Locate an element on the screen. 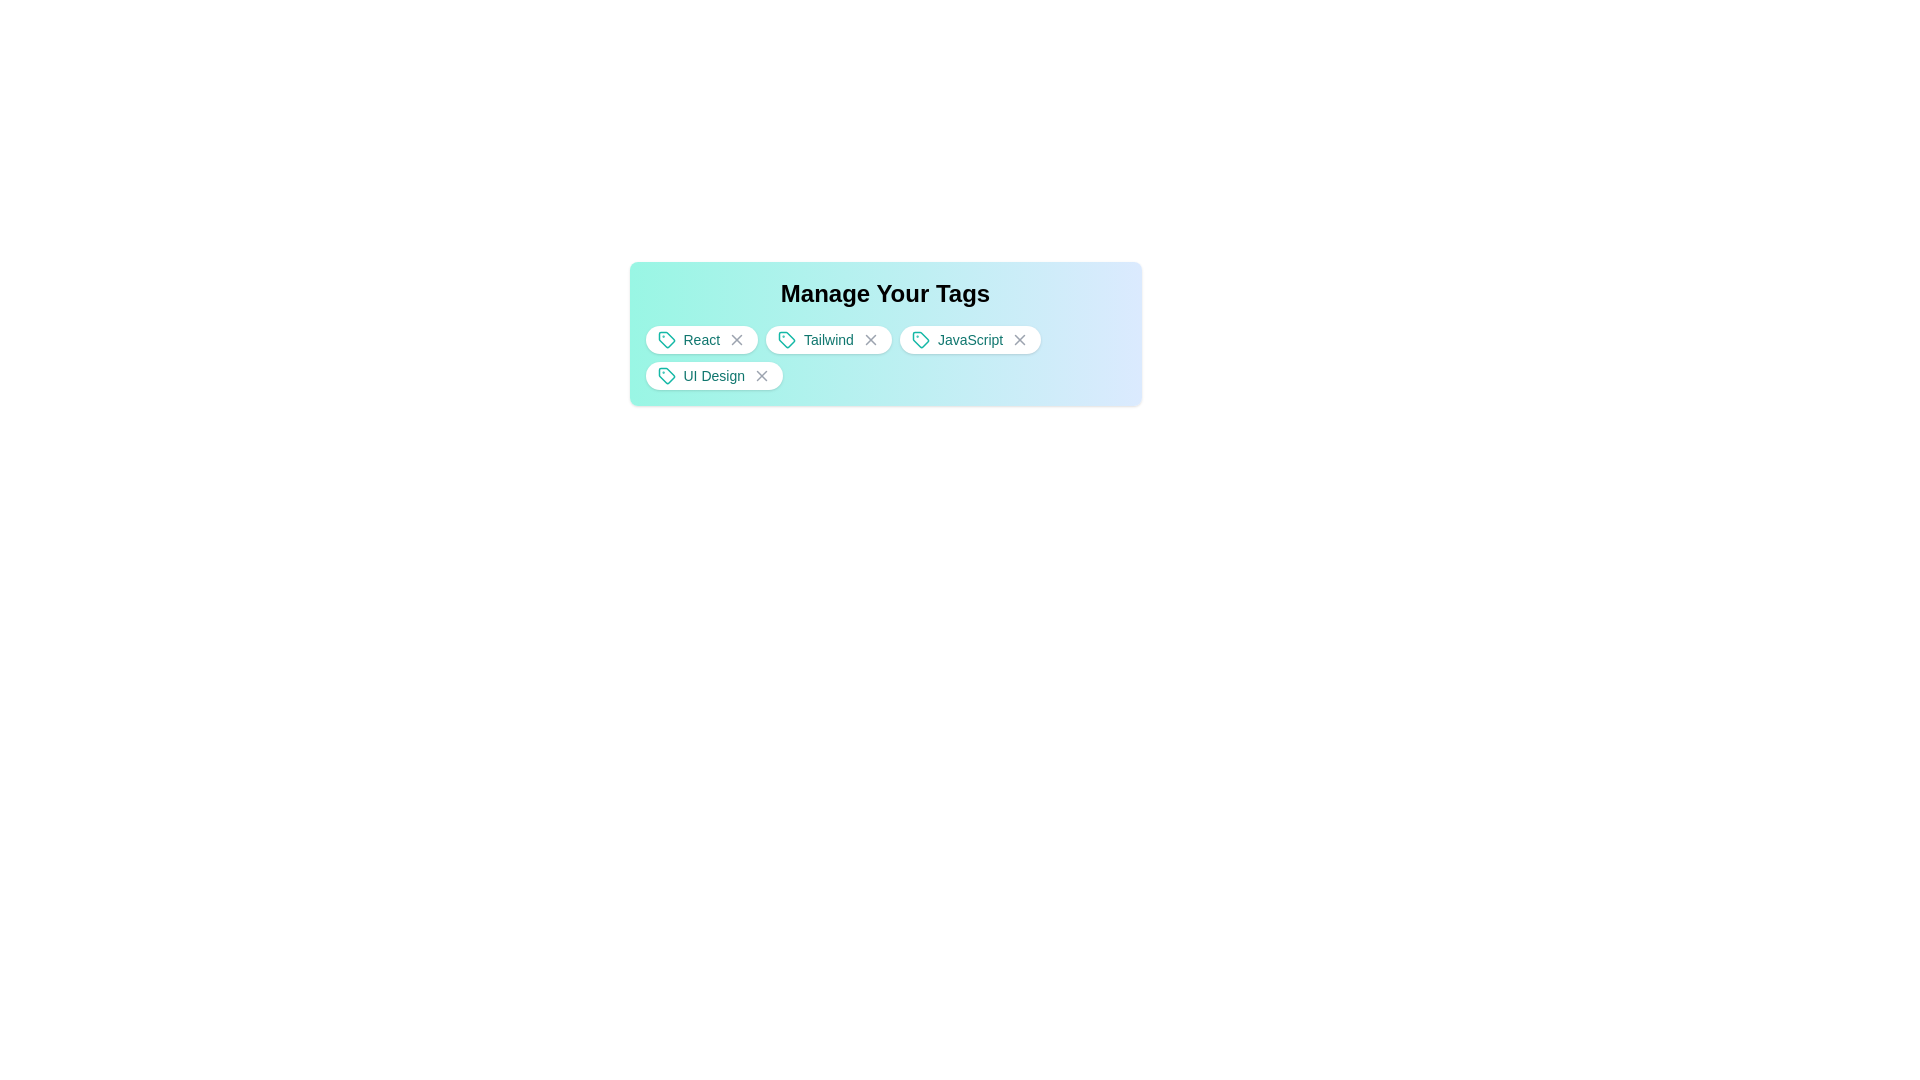 This screenshot has width=1920, height=1080. the close button of the tag React to remove it is located at coordinates (732, 338).